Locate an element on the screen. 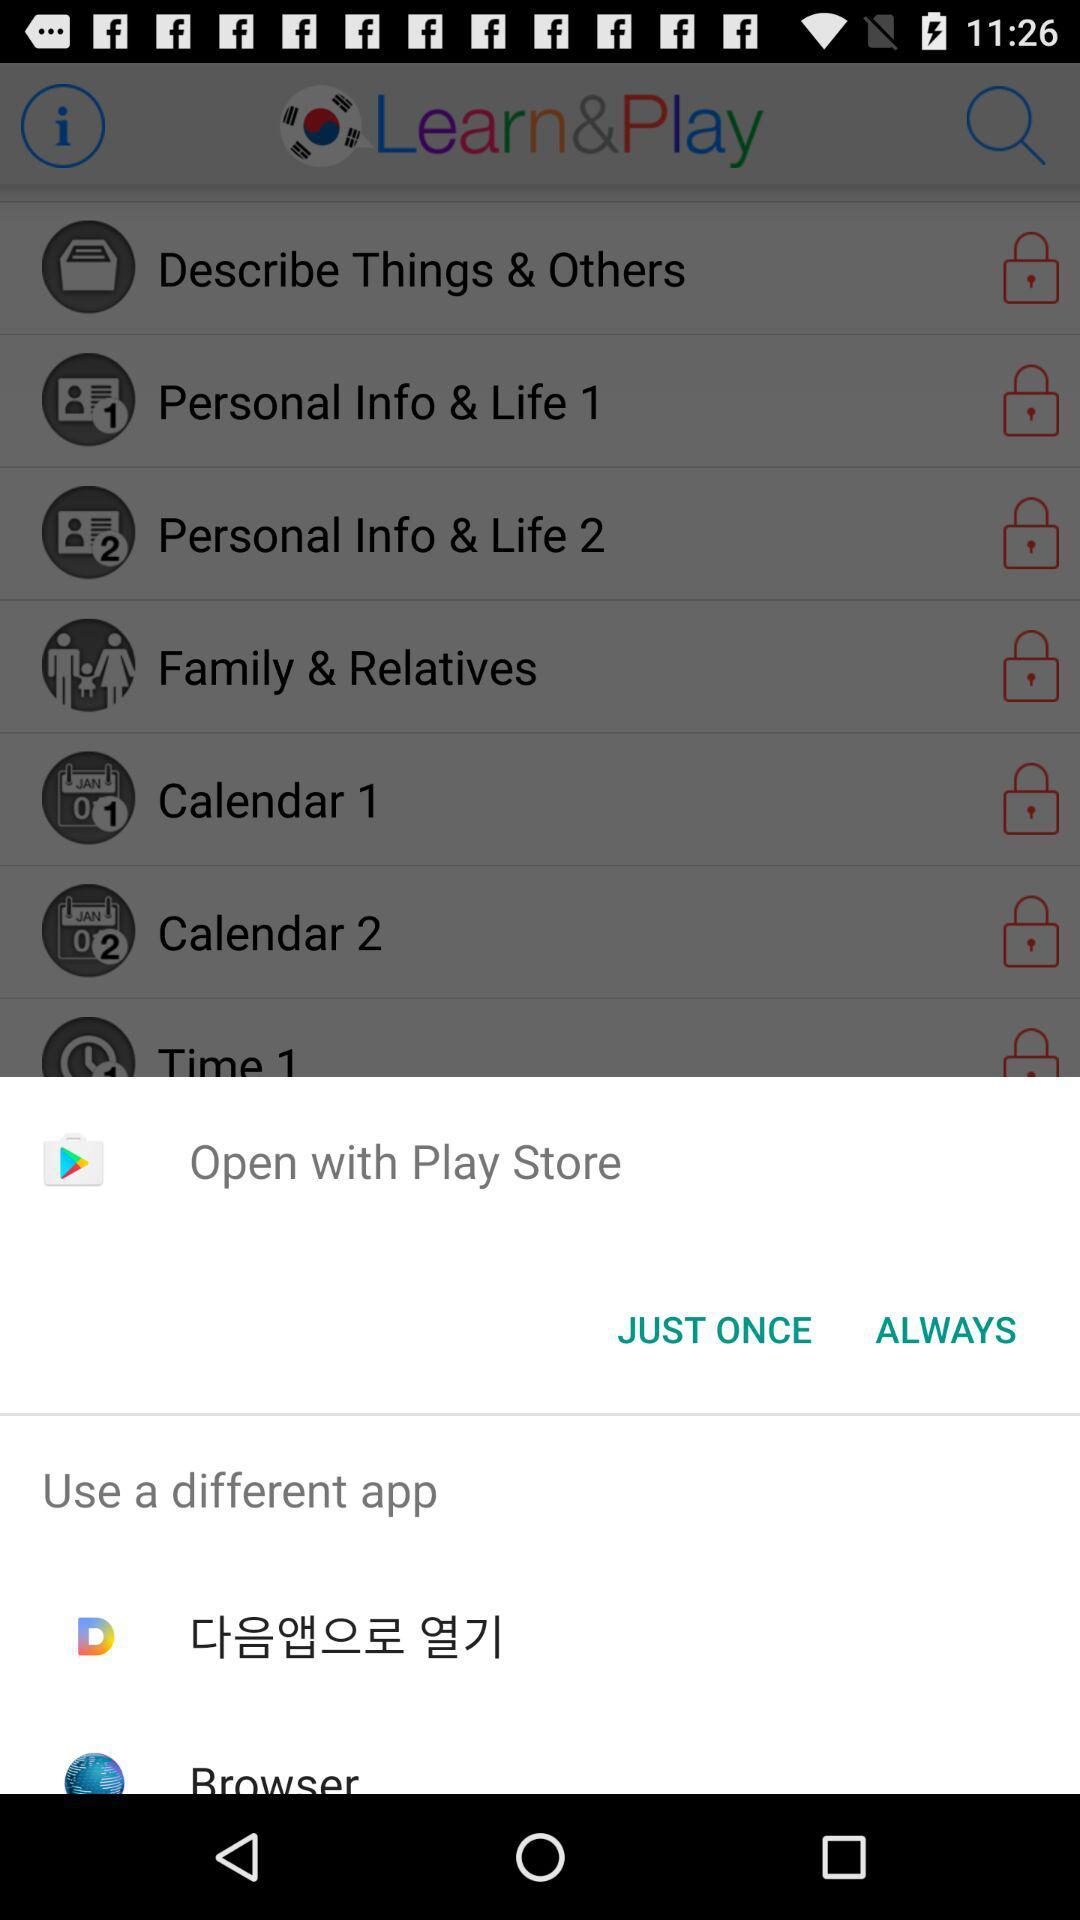 Image resolution: width=1080 pixels, height=1920 pixels. the button at the bottom right corner is located at coordinates (945, 1329).